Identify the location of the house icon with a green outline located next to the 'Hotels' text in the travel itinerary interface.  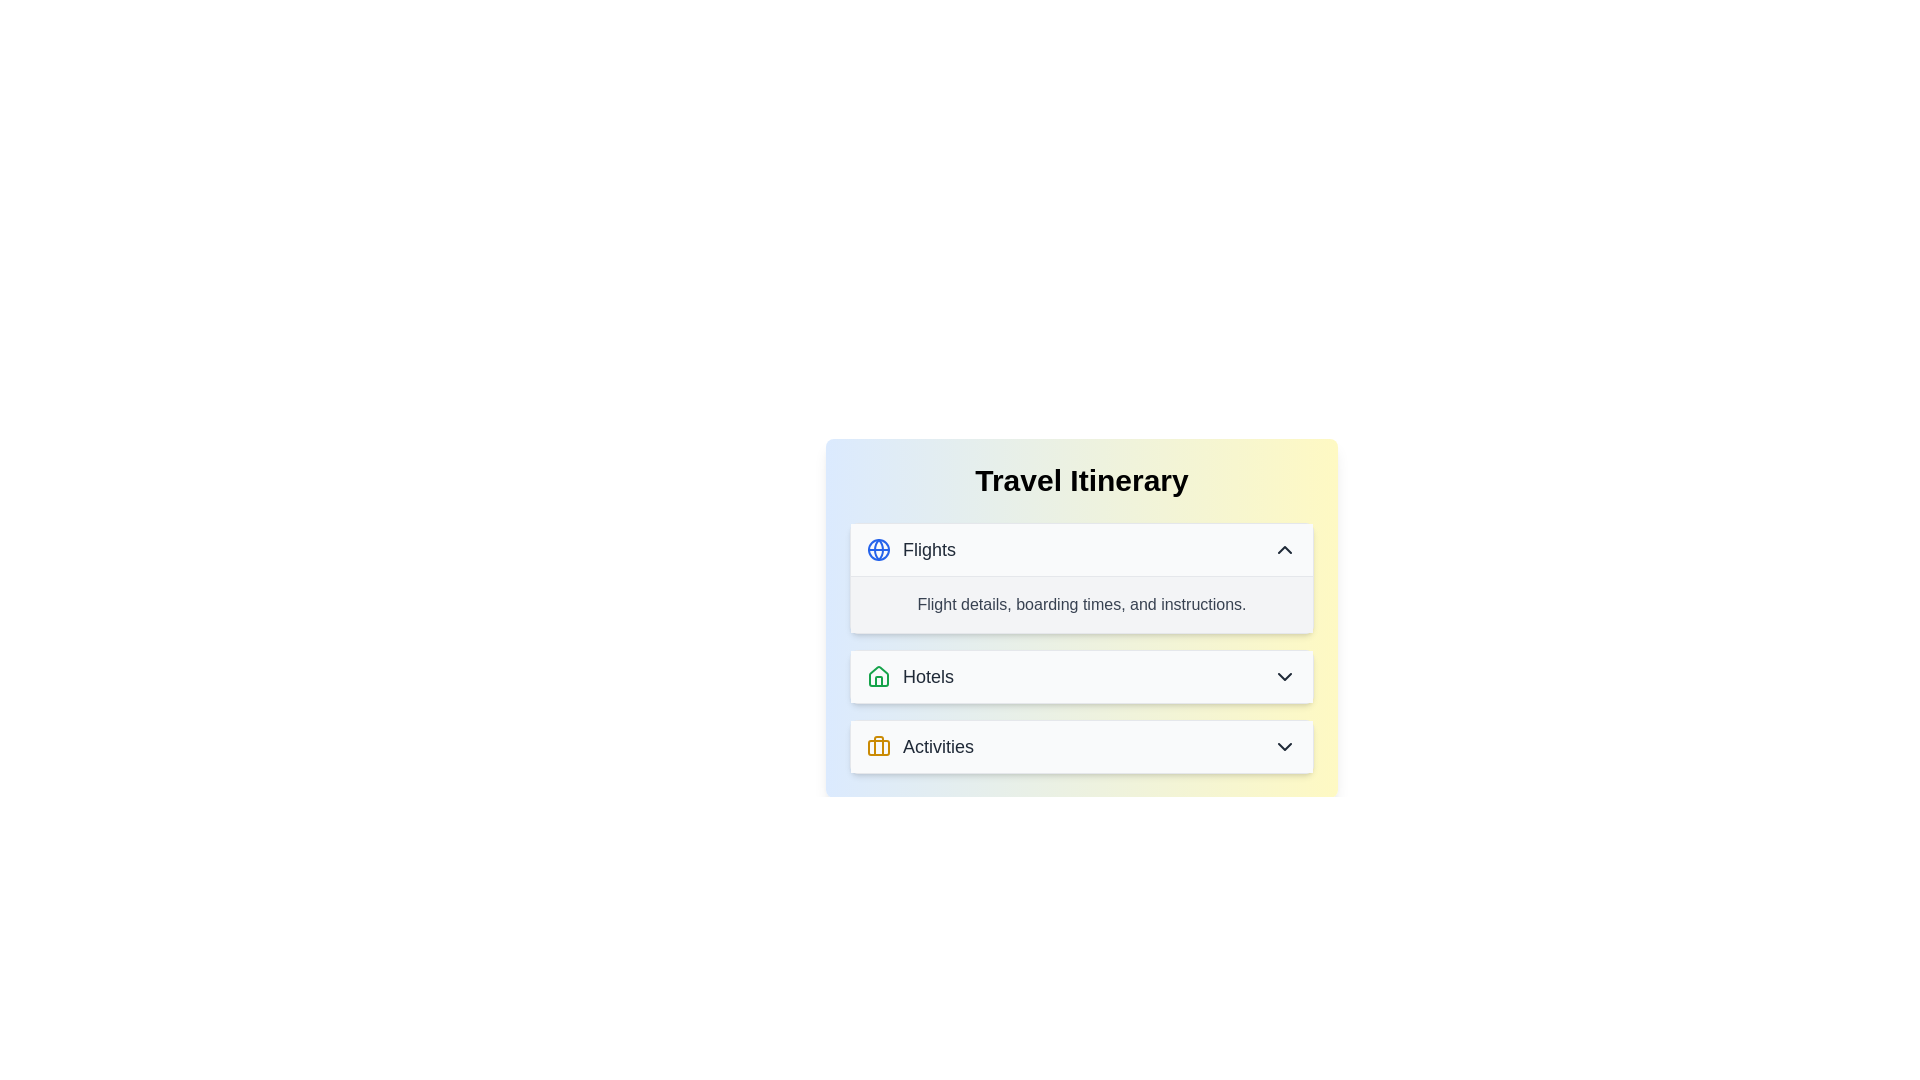
(878, 676).